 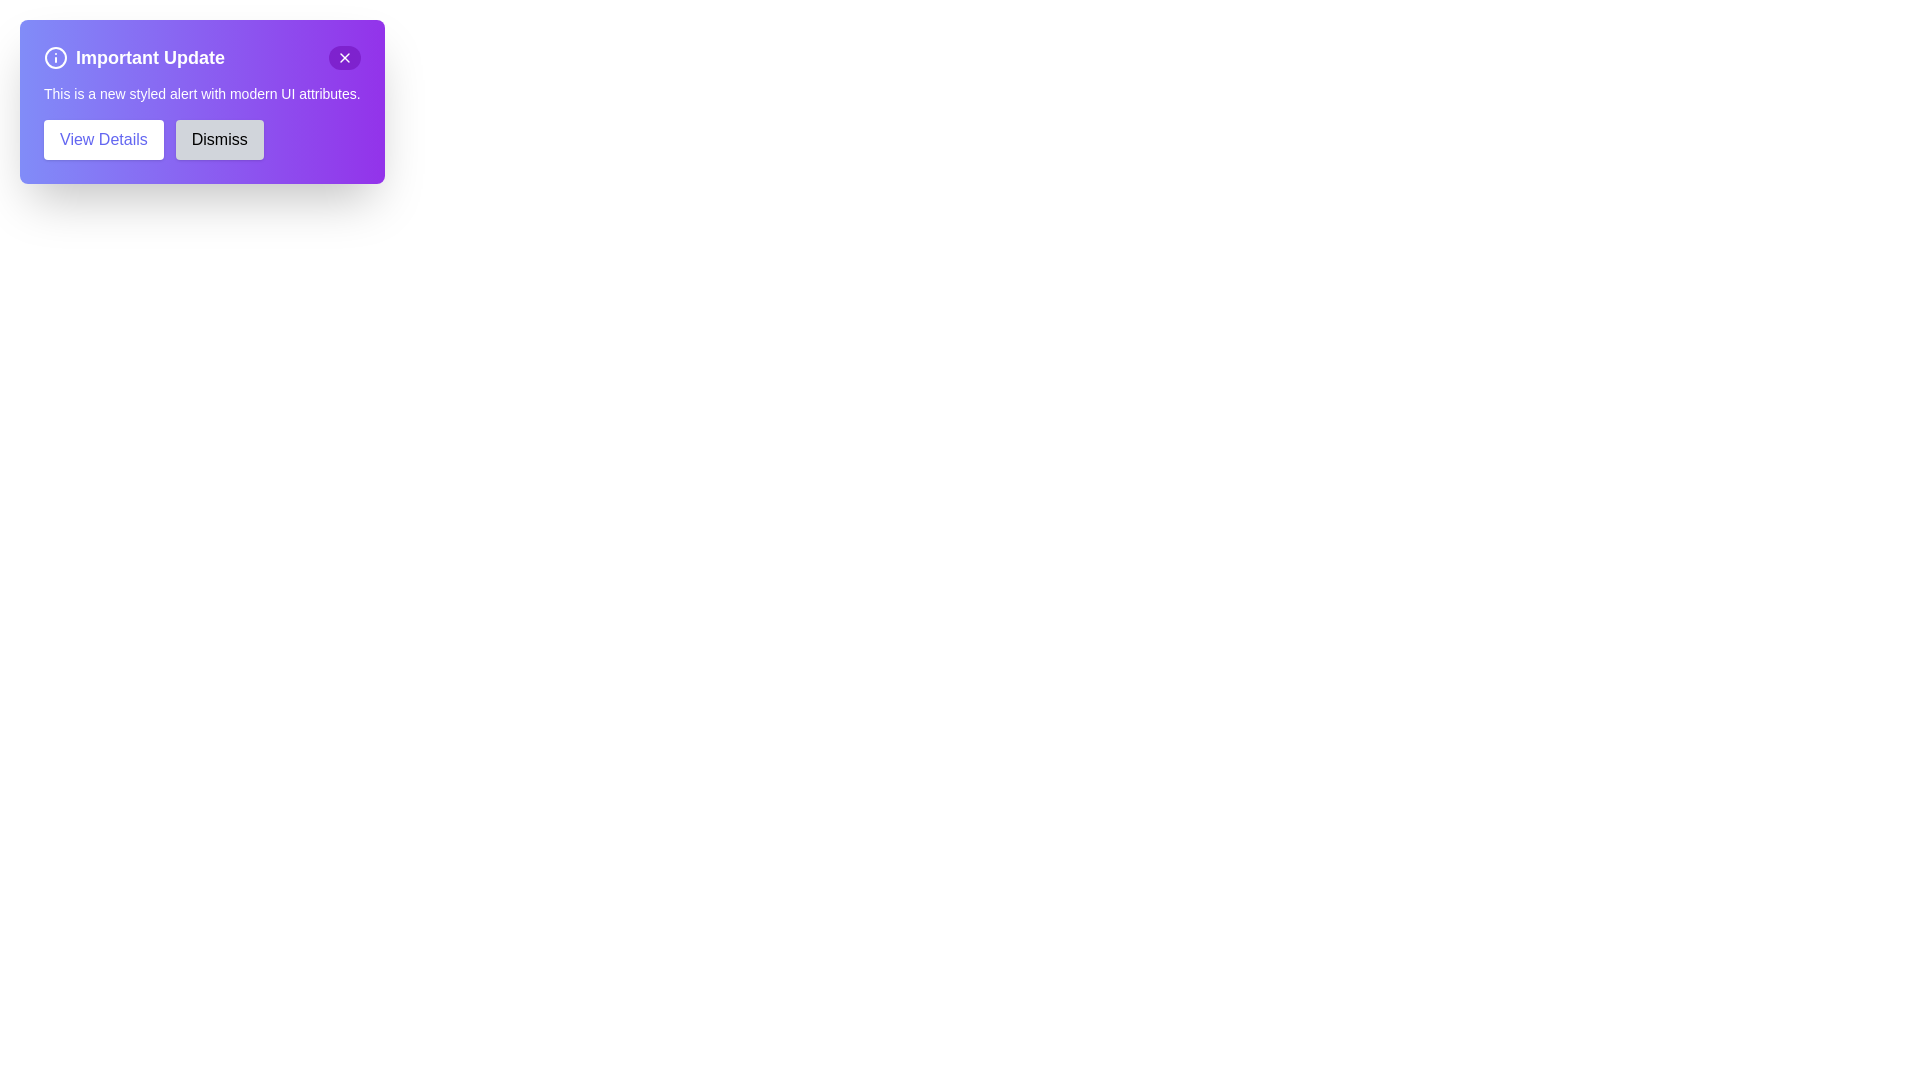 I want to click on the close button to dismiss the notification, so click(x=344, y=56).